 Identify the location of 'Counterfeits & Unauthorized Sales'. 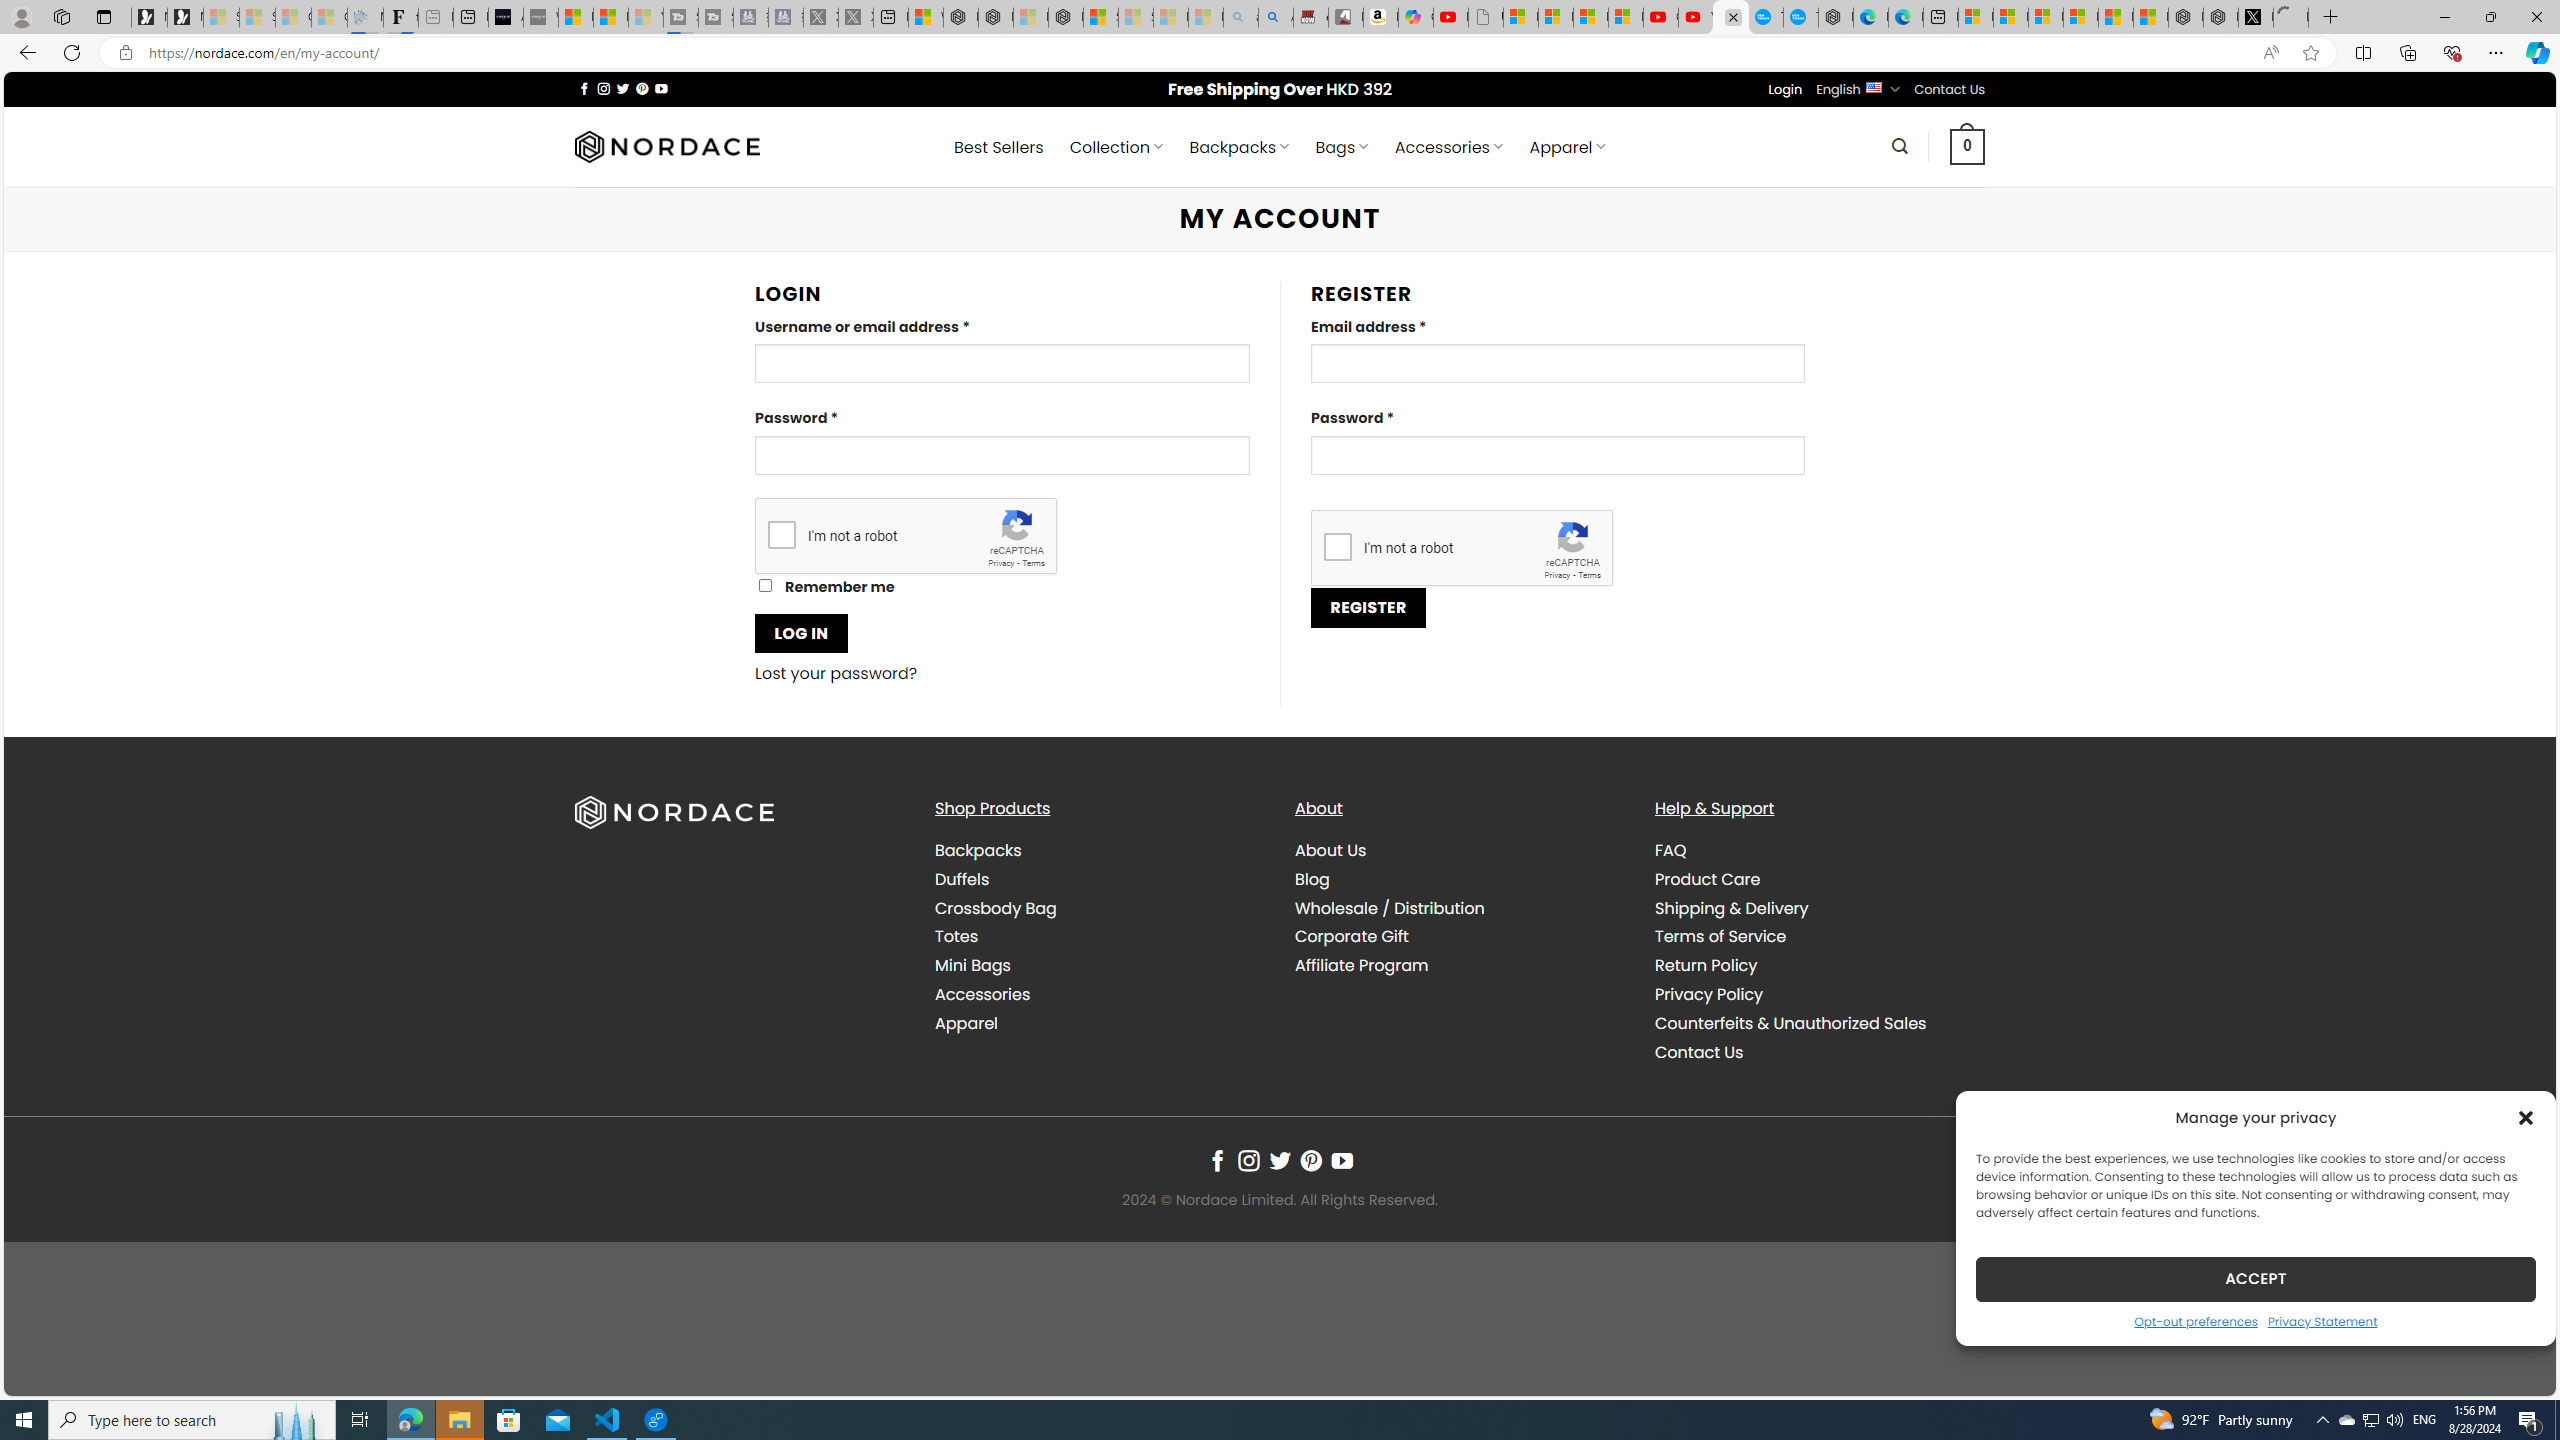
(1818, 1022).